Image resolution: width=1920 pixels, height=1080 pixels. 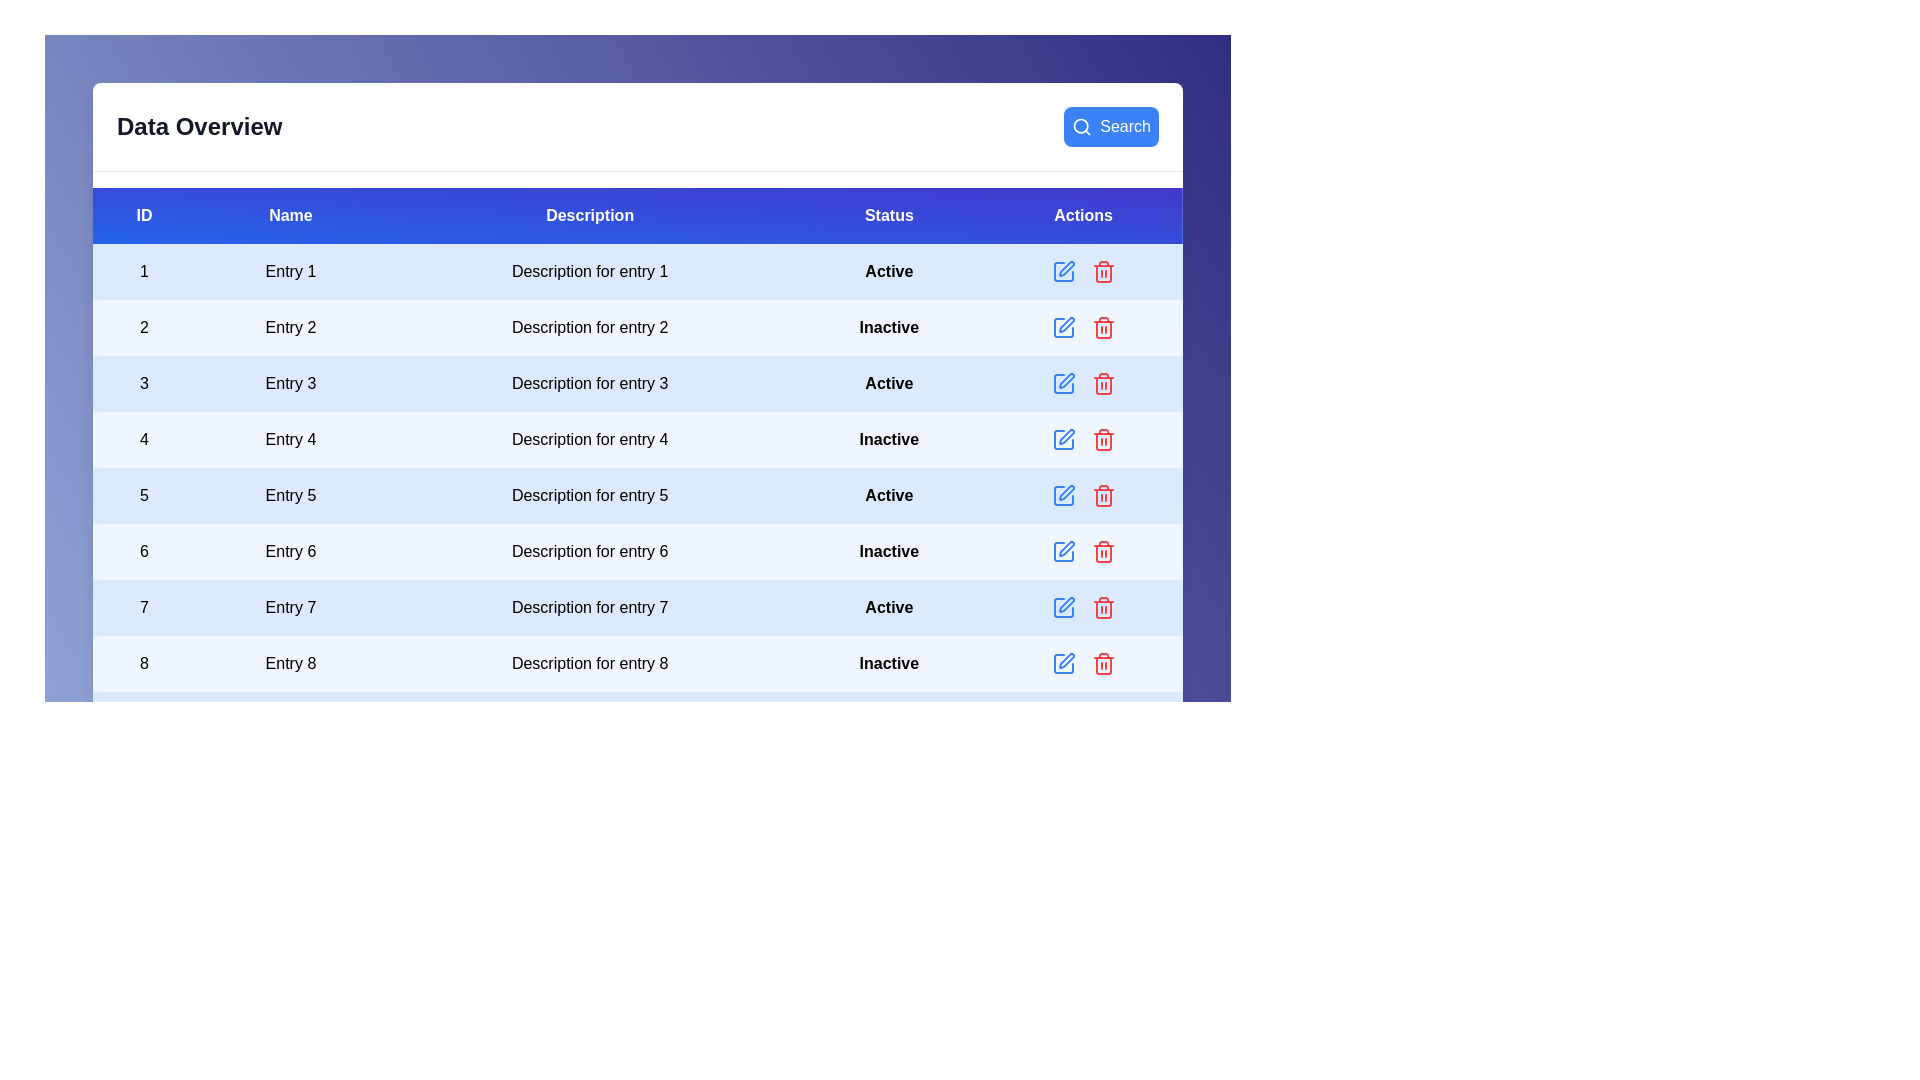 I want to click on the search button to initiate a search, so click(x=1110, y=127).